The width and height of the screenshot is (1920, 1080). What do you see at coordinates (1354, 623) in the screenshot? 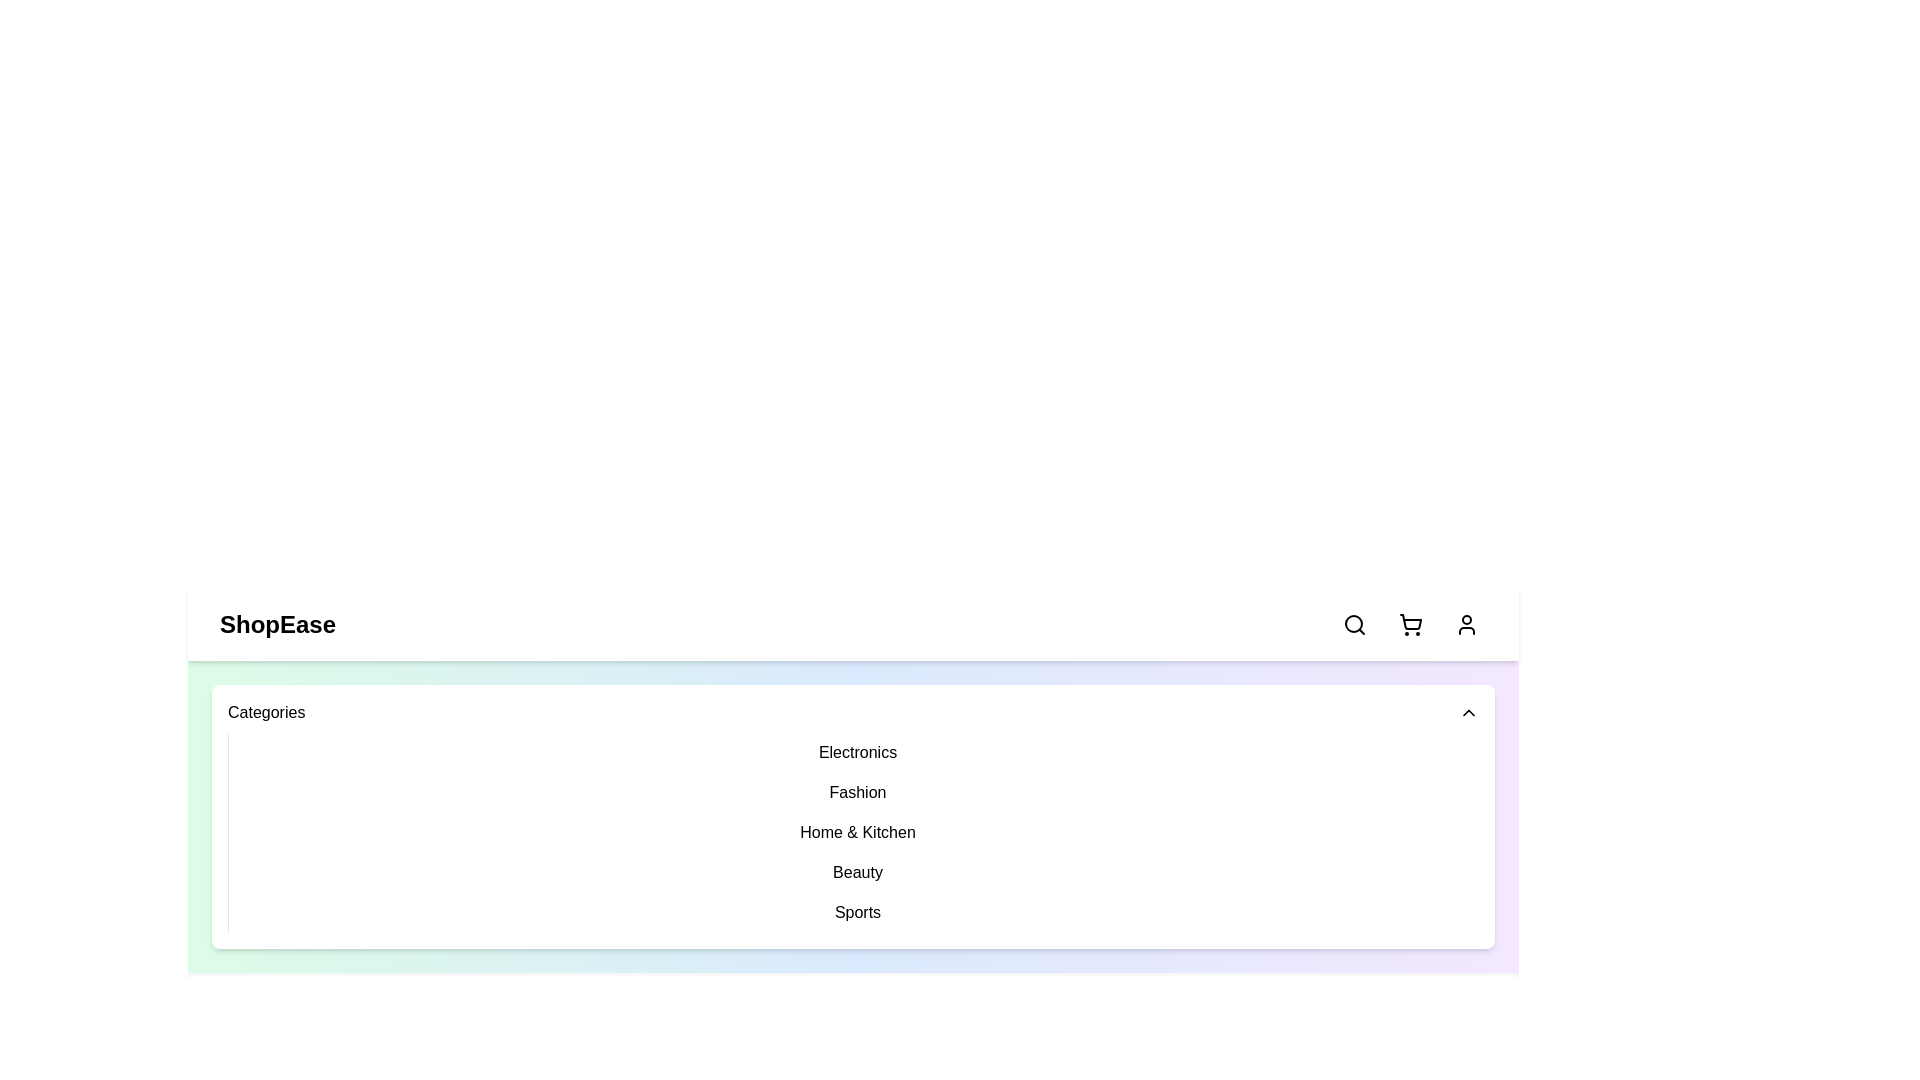
I see `the circular button with a magnifying glass icon, which is the first icon from the left` at bounding box center [1354, 623].